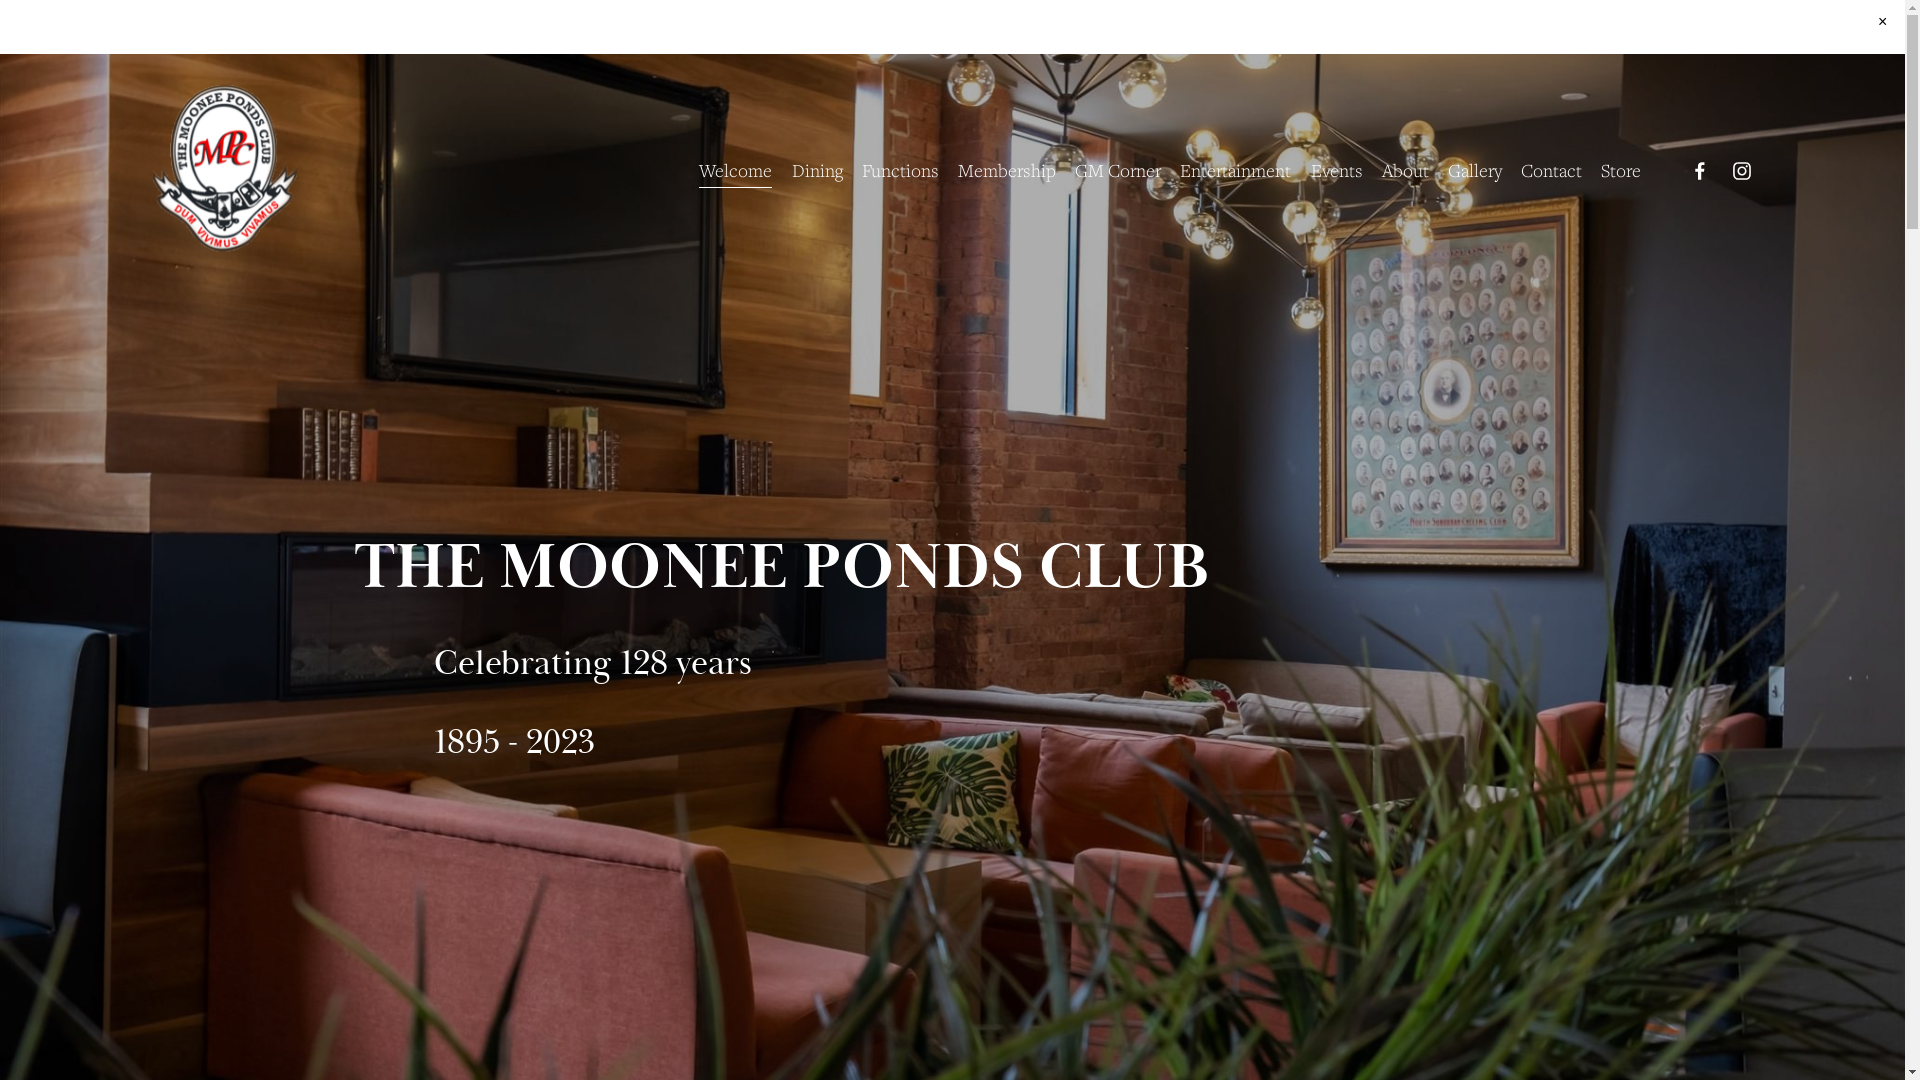 The width and height of the screenshot is (1920, 1080). What do you see at coordinates (1310, 169) in the screenshot?
I see `'Events'` at bounding box center [1310, 169].